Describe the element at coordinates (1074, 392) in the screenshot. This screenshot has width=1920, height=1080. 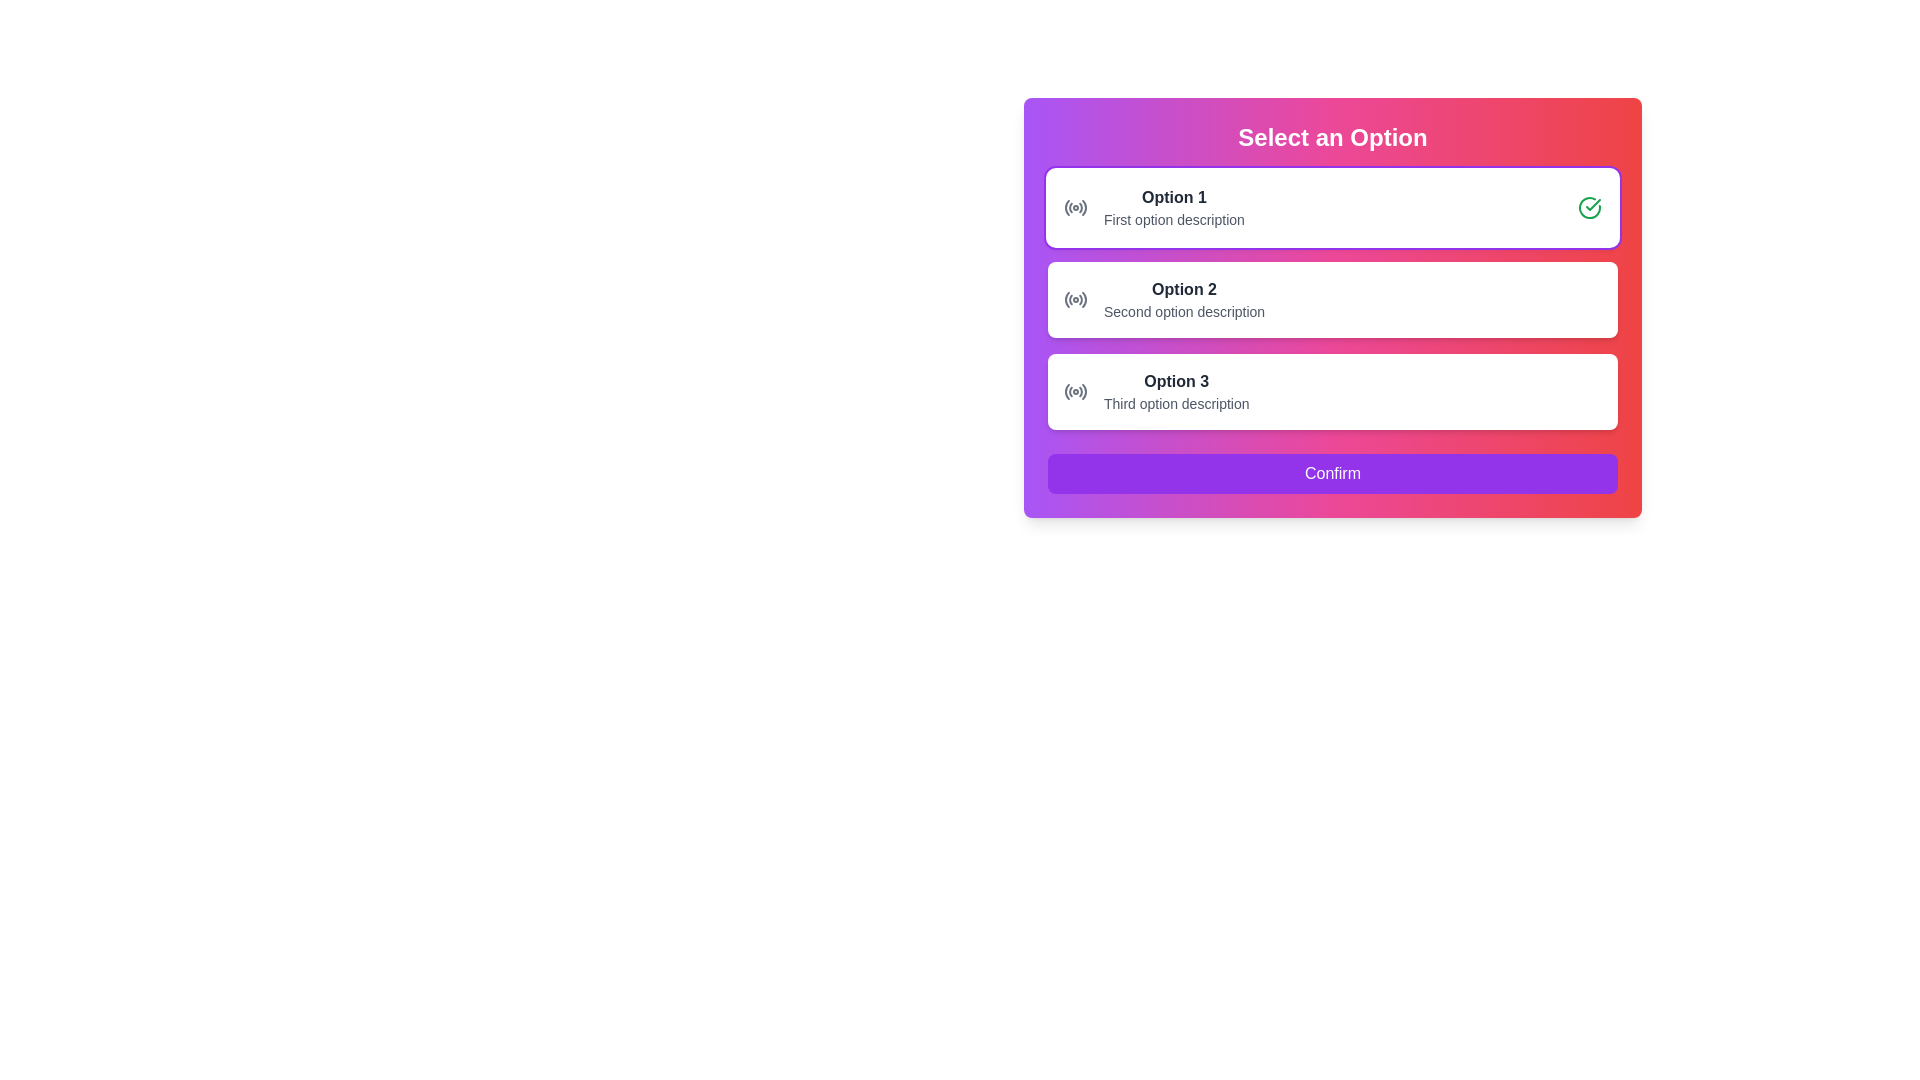
I see `the circular radio signal indicator icon located to the left of 'Option 3' in the selectable options list` at that location.